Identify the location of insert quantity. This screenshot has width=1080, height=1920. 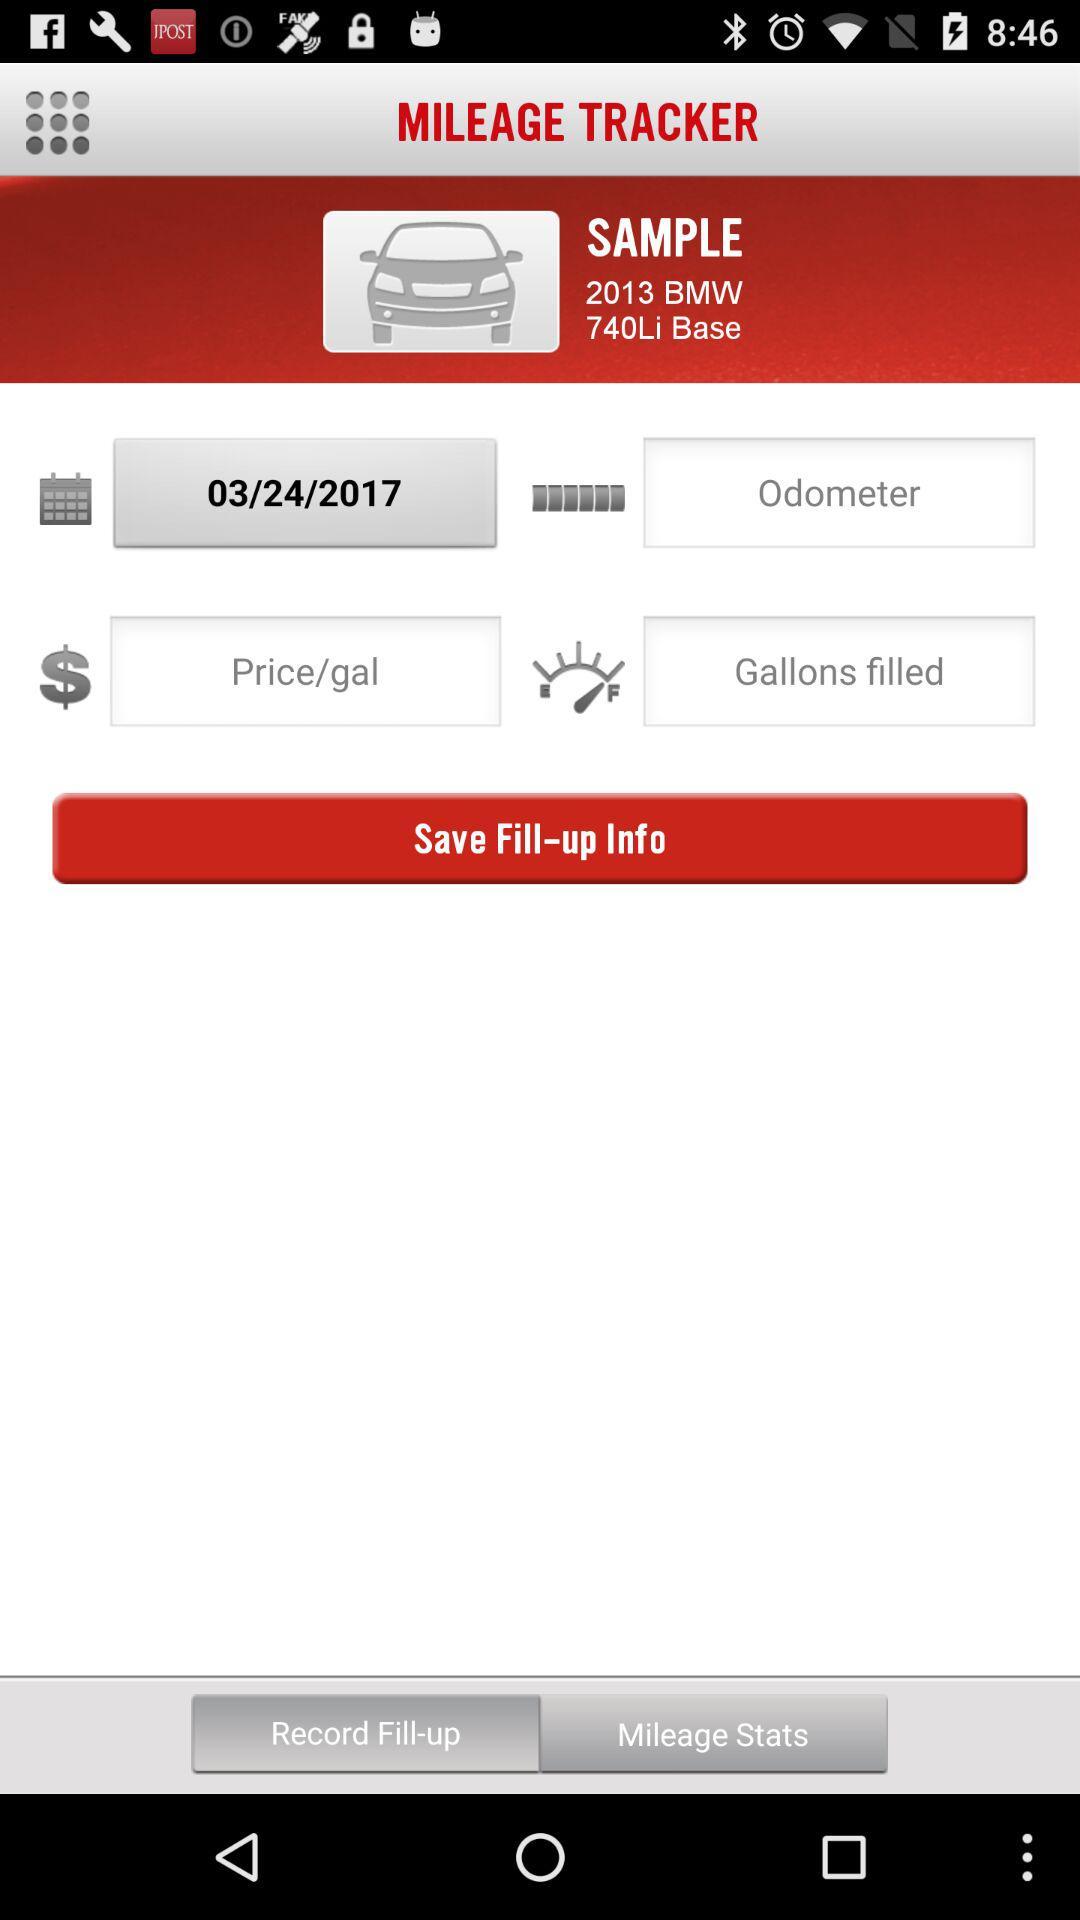
(839, 677).